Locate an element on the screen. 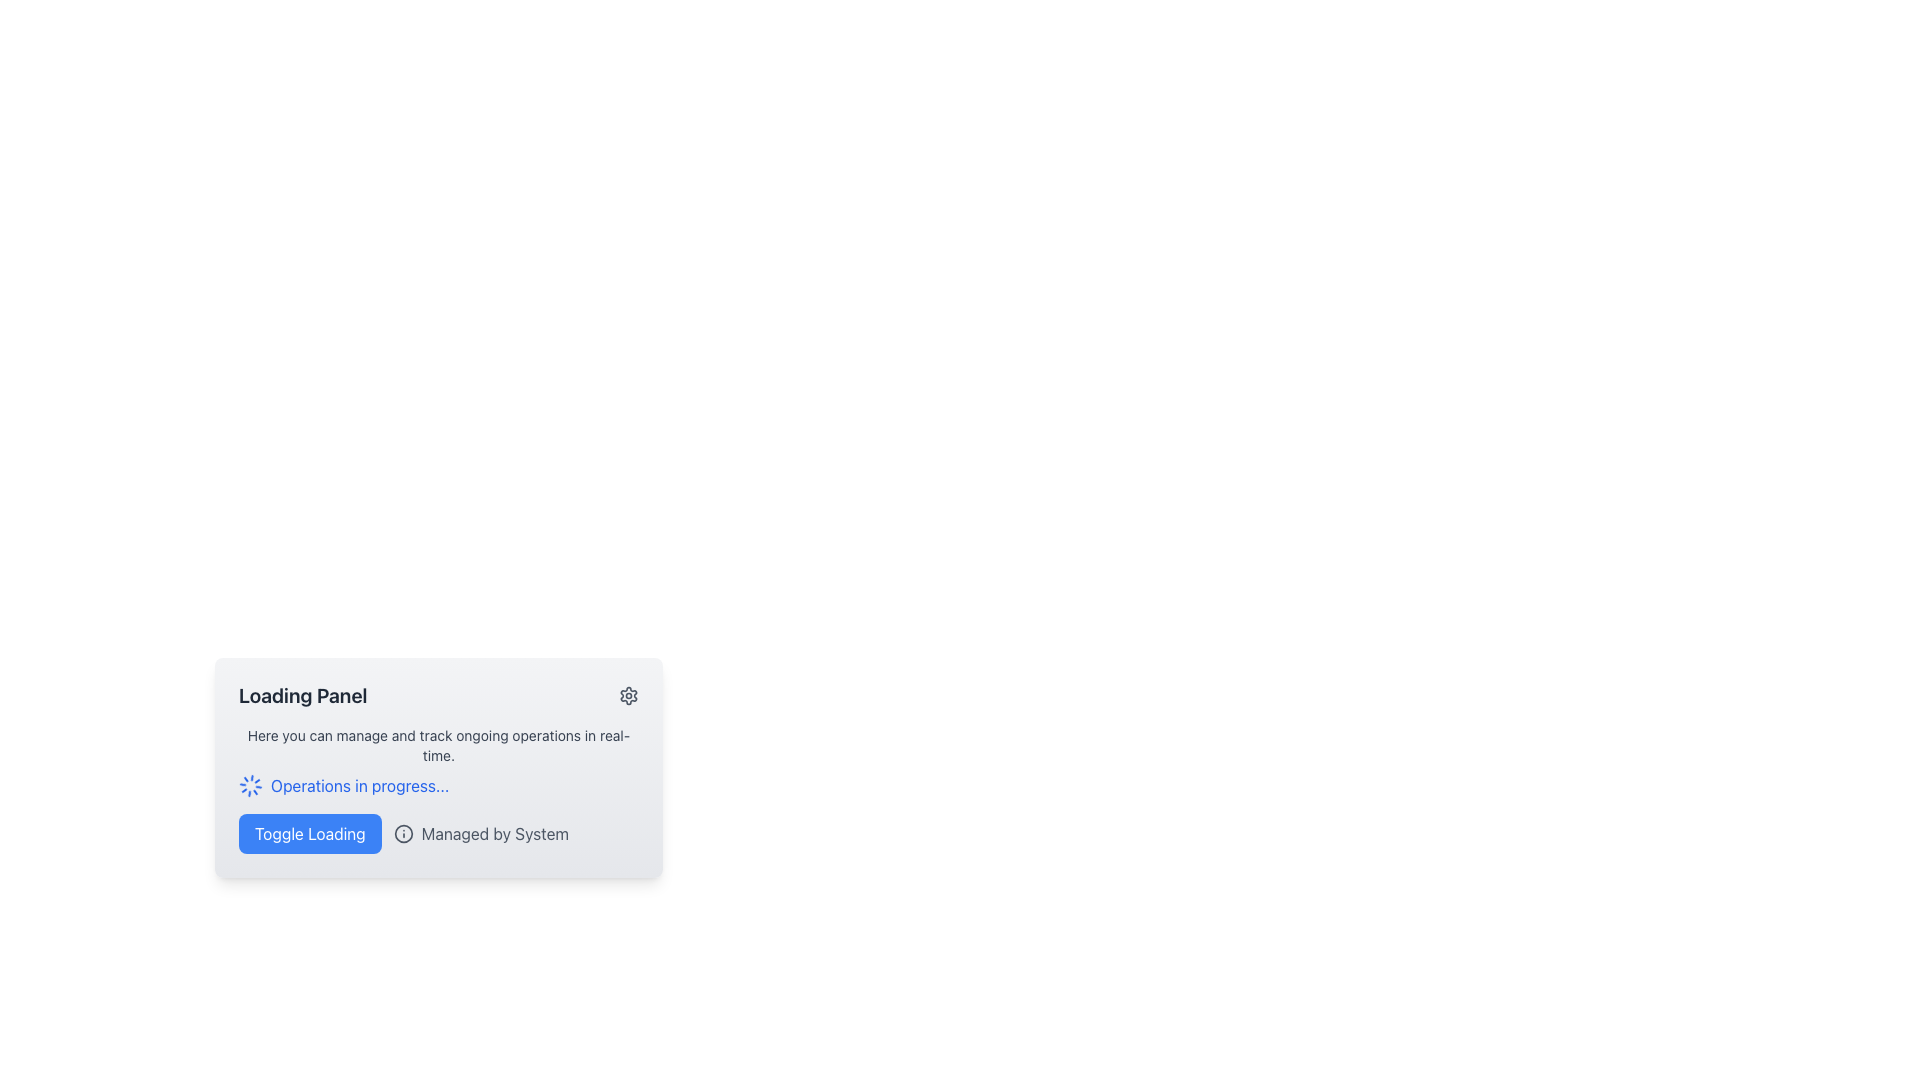 This screenshot has height=1080, width=1920. details of the SVG circle graphic which is part of an info icon located in the footer section of a card-like component is located at coordinates (402, 833).